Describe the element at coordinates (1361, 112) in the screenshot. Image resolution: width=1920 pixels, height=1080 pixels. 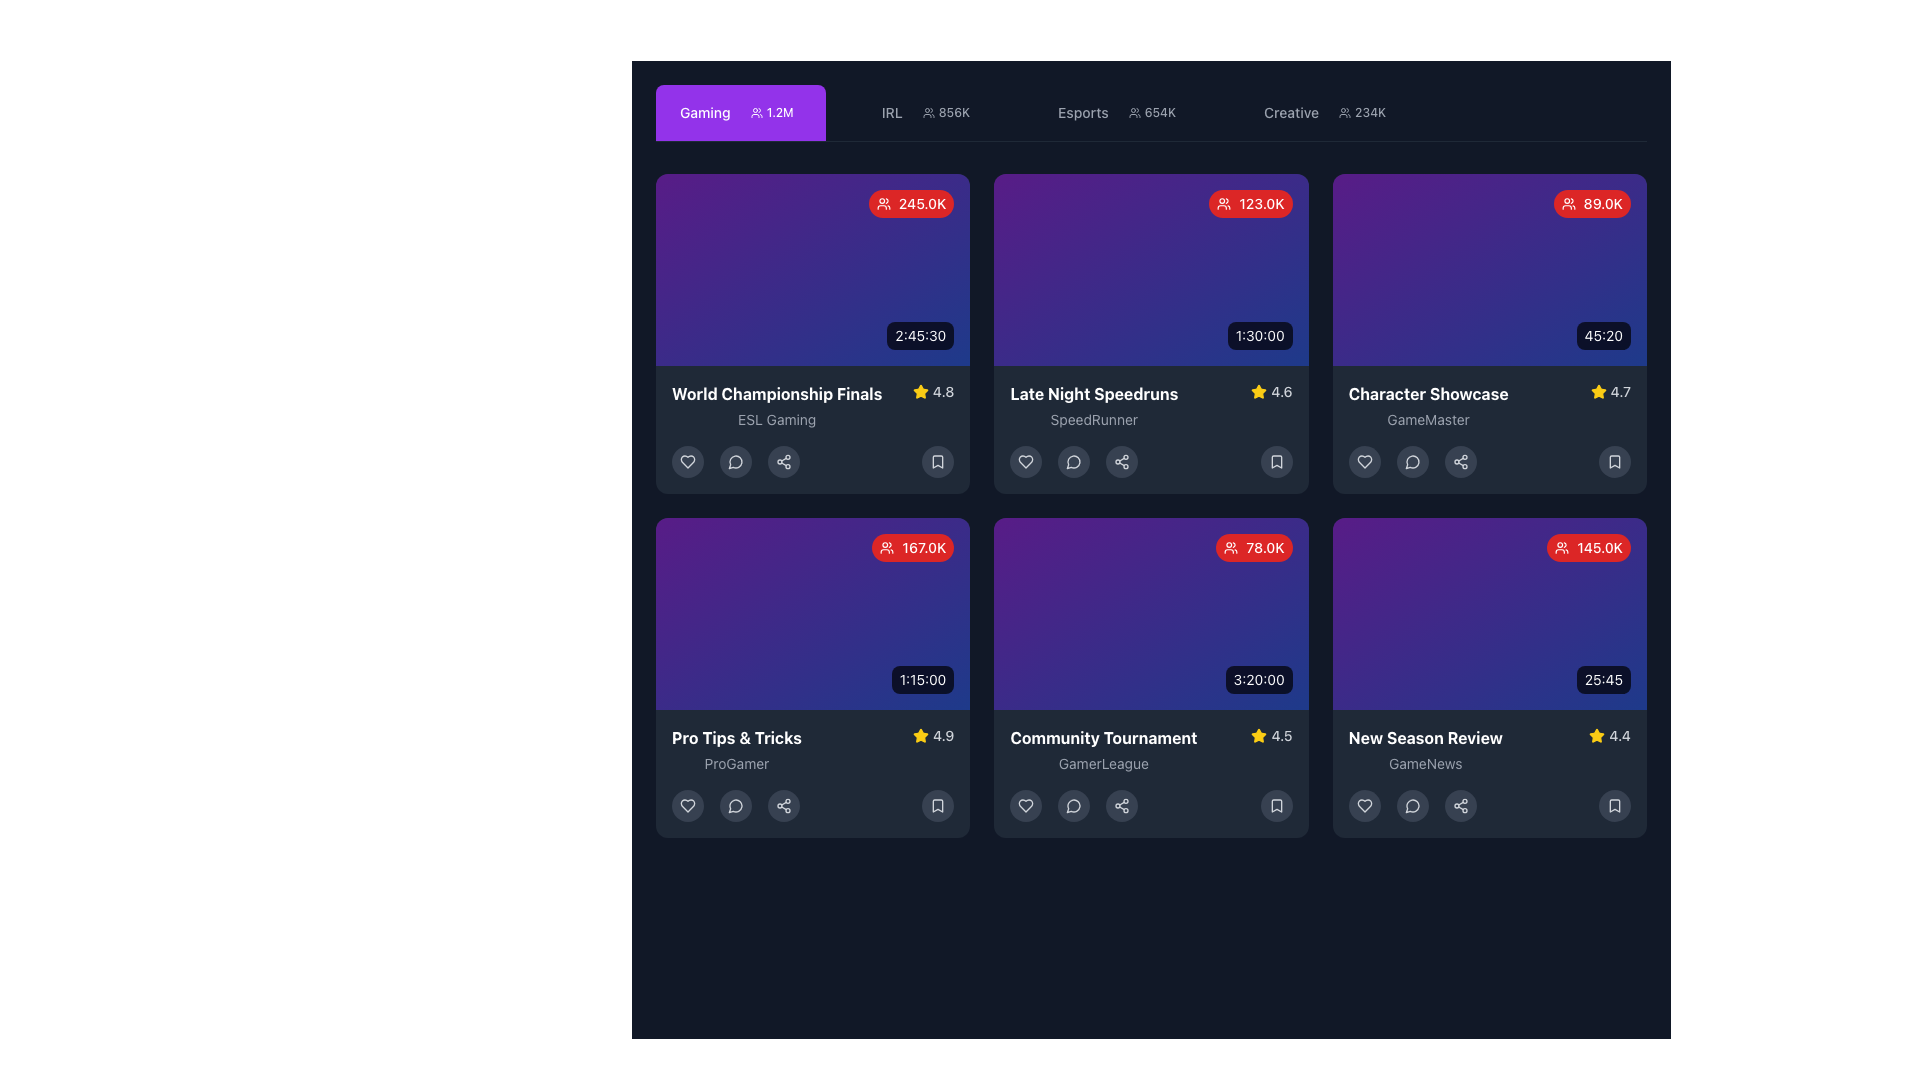
I see `the Badge displaying the number of users/viewers associated with the 'Creative' category, located at the rightmost part of the tab bar` at that location.